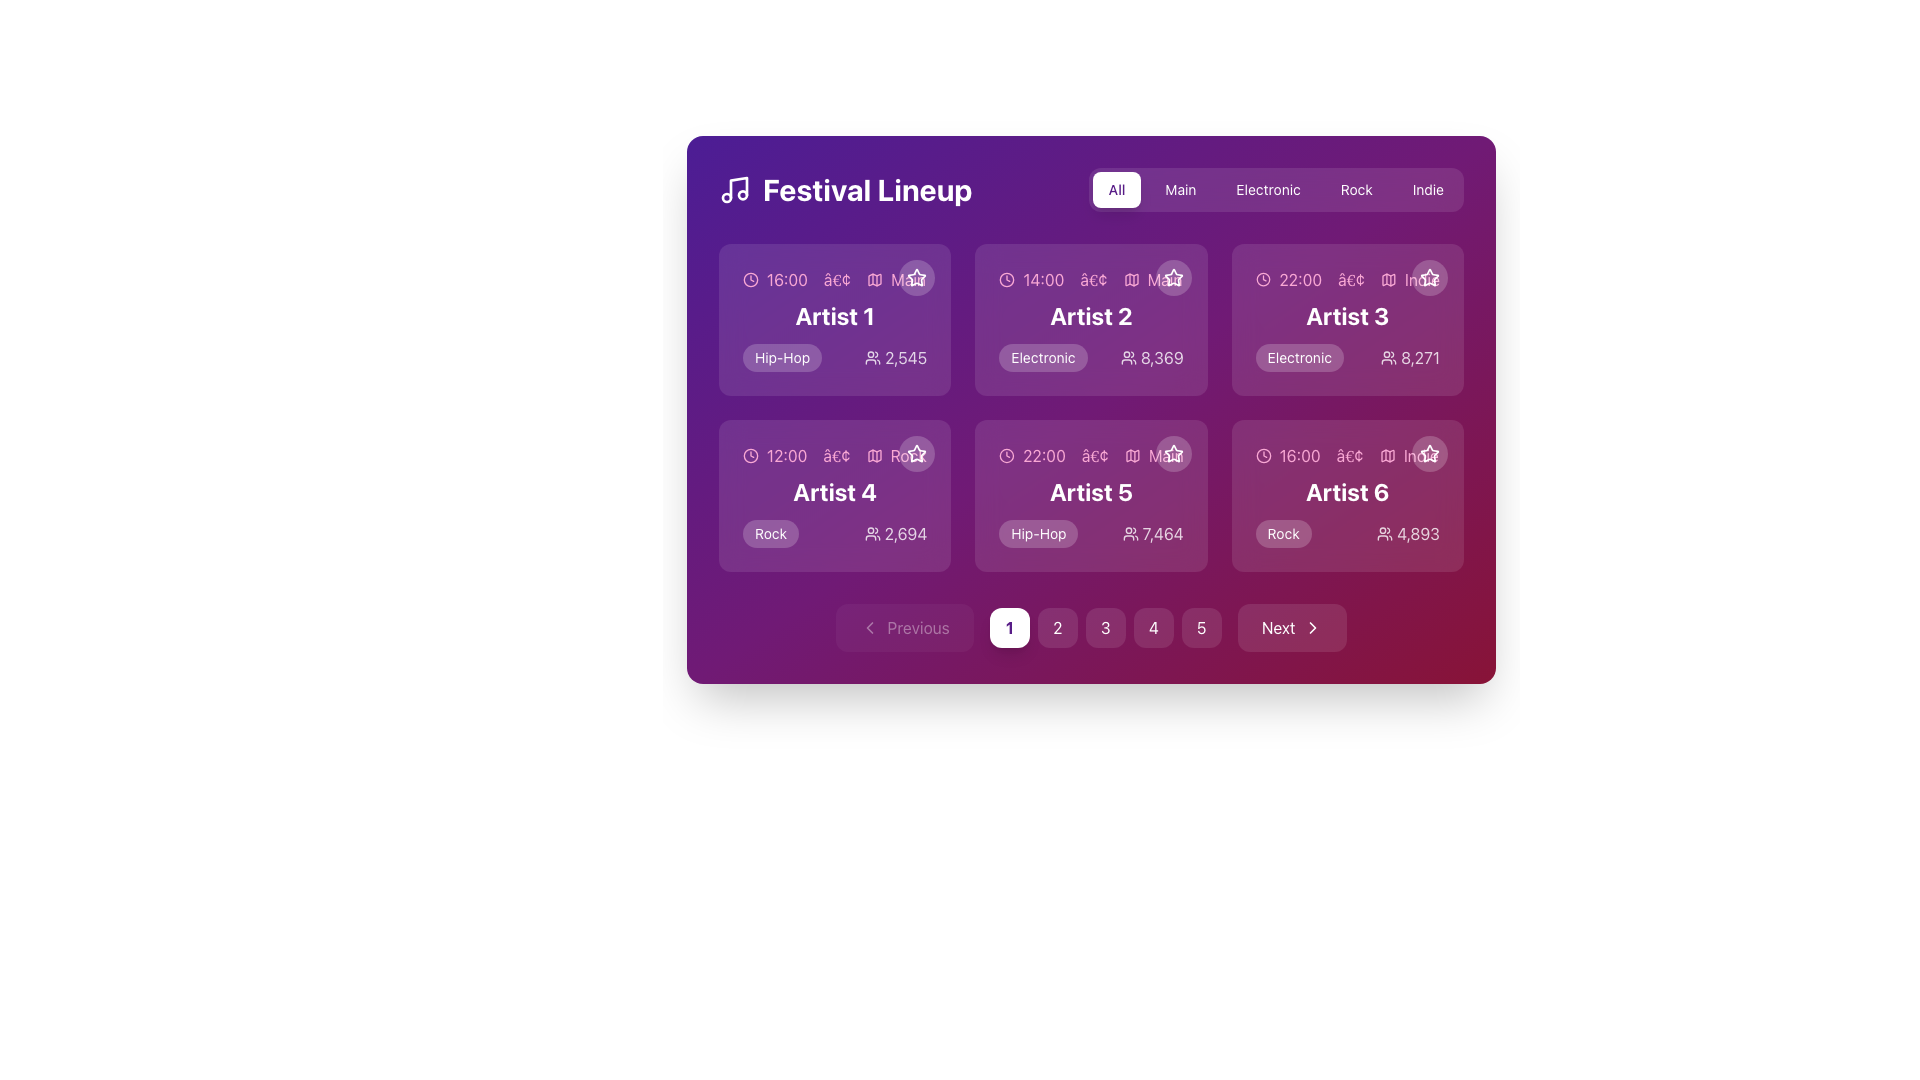  Describe the element at coordinates (916, 454) in the screenshot. I see `the star icon for marking or favoriting the content associated with 'Artist 4'` at that location.